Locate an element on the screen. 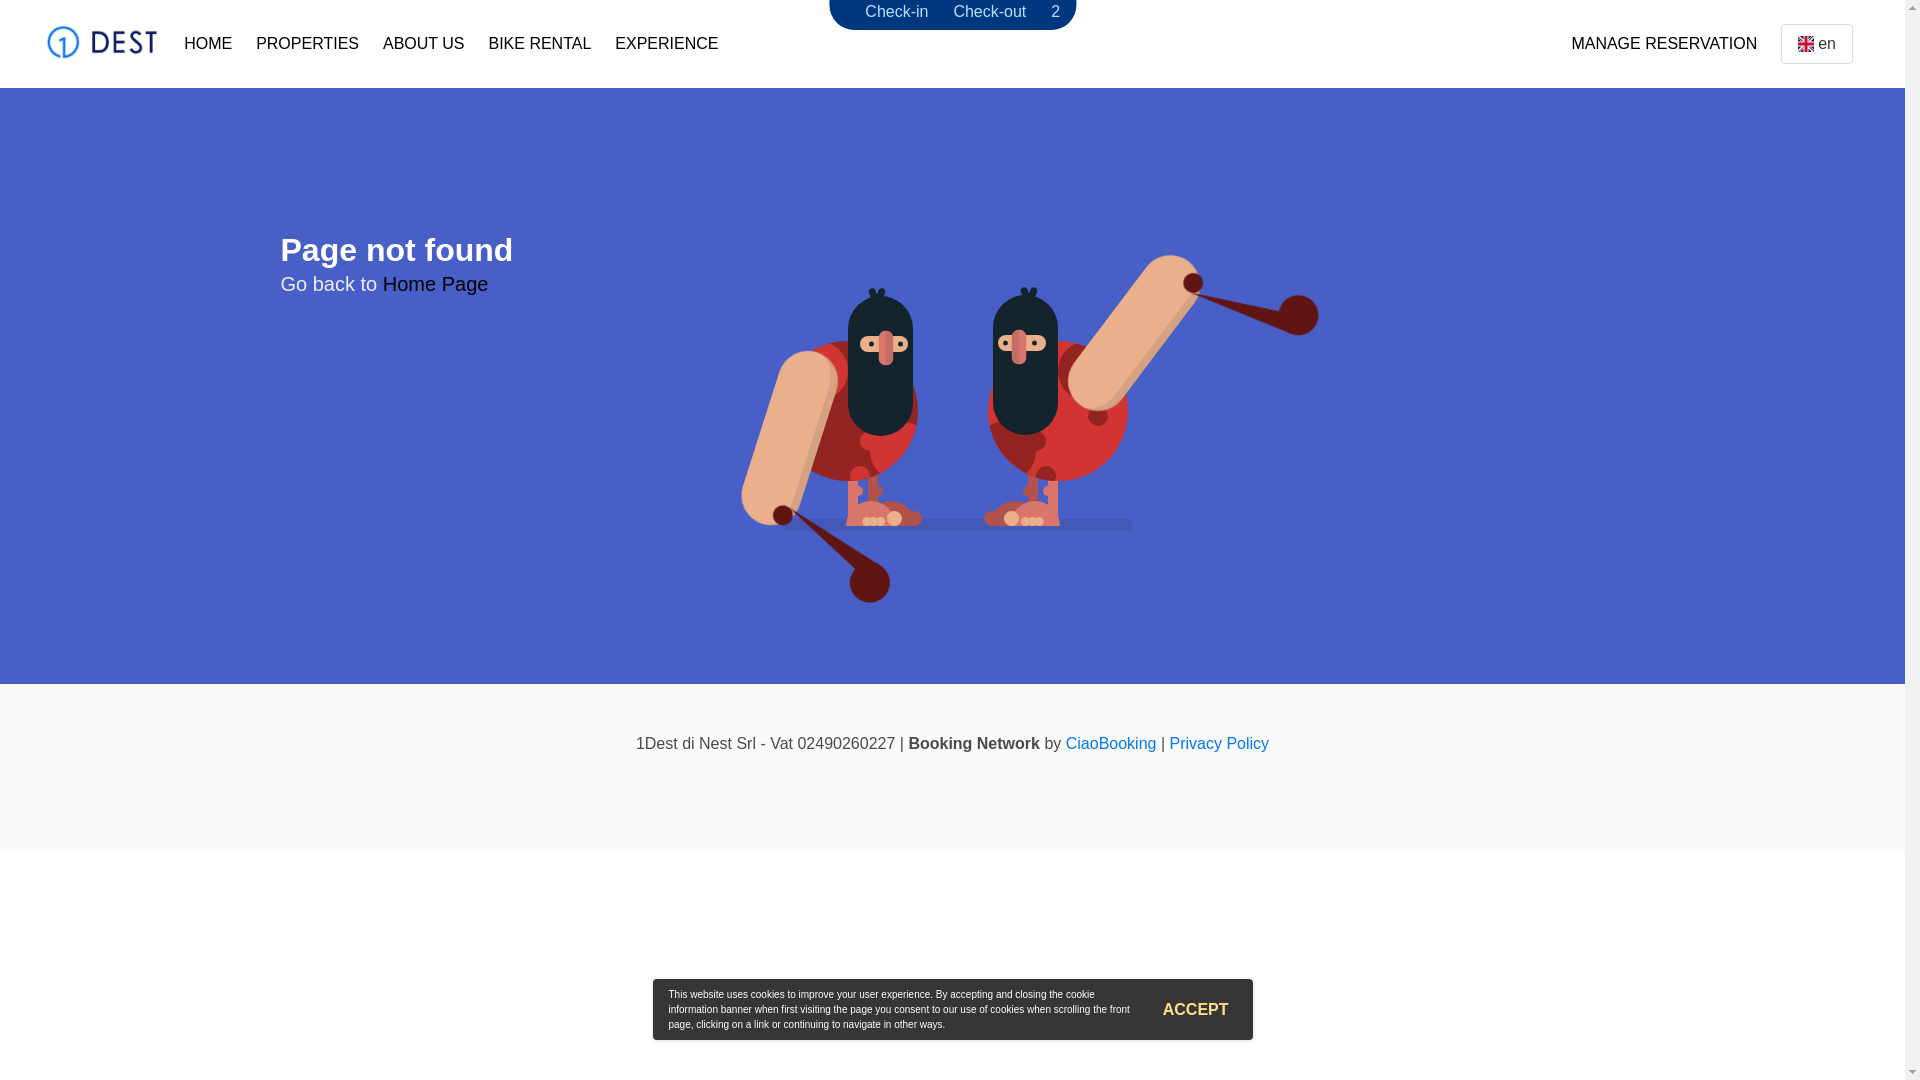  'en' is located at coordinates (1817, 43).